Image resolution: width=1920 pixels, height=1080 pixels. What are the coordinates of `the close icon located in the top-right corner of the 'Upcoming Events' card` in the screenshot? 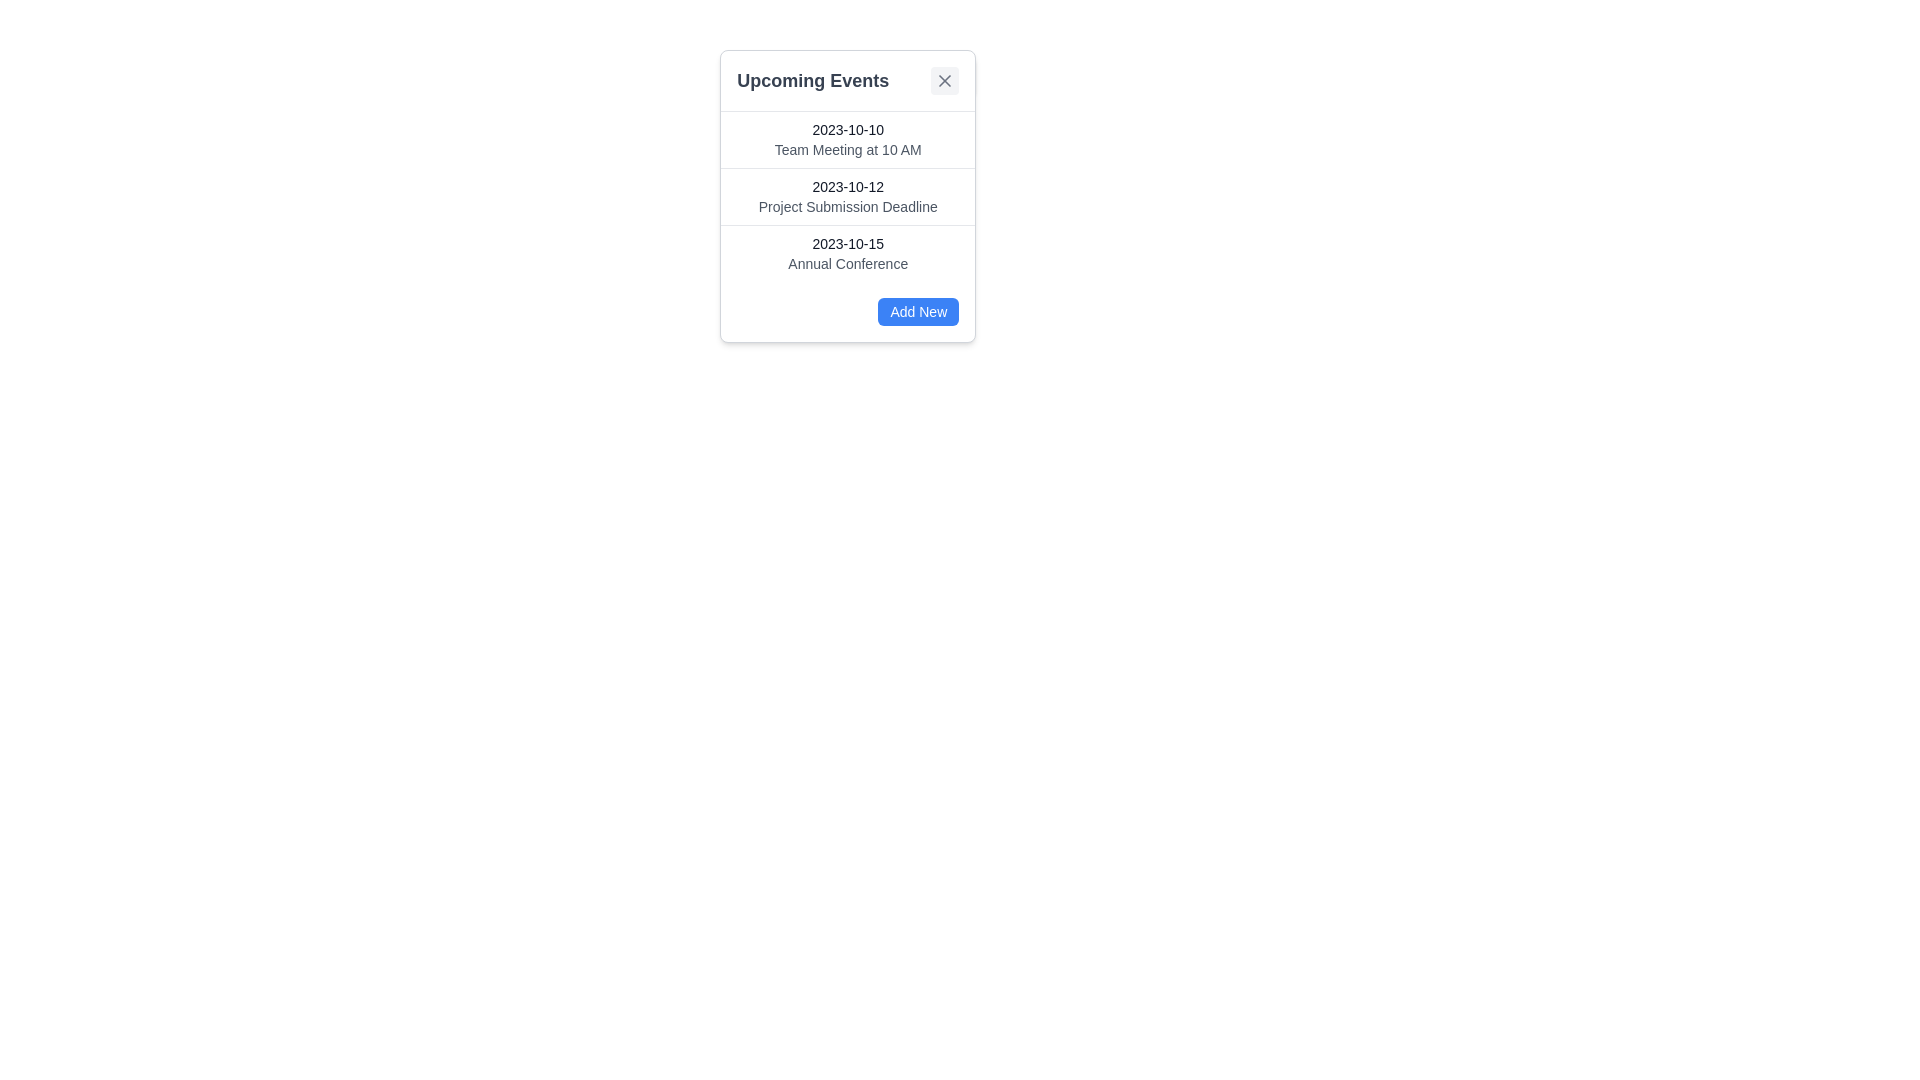 It's located at (944, 80).